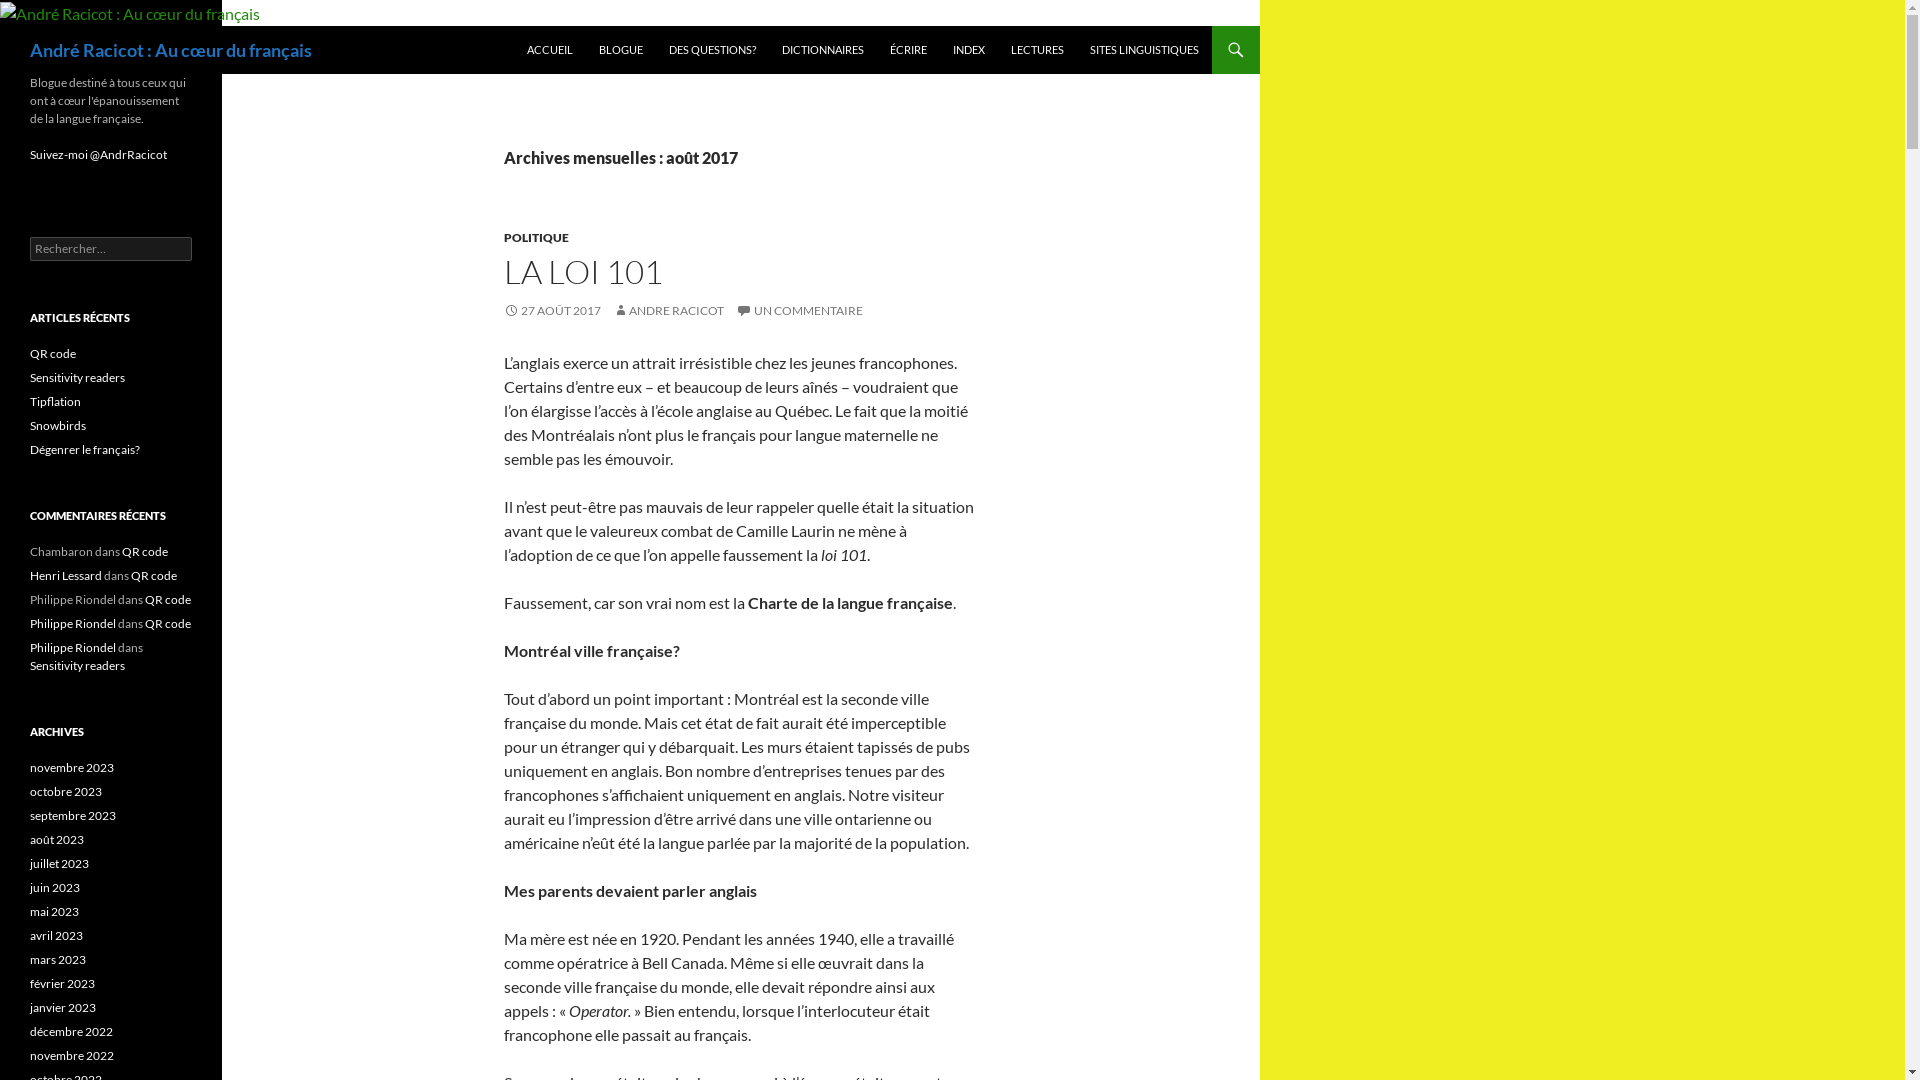 The width and height of the screenshot is (1920, 1080). Describe the element at coordinates (72, 1054) in the screenshot. I see `'novembre 2022'` at that location.